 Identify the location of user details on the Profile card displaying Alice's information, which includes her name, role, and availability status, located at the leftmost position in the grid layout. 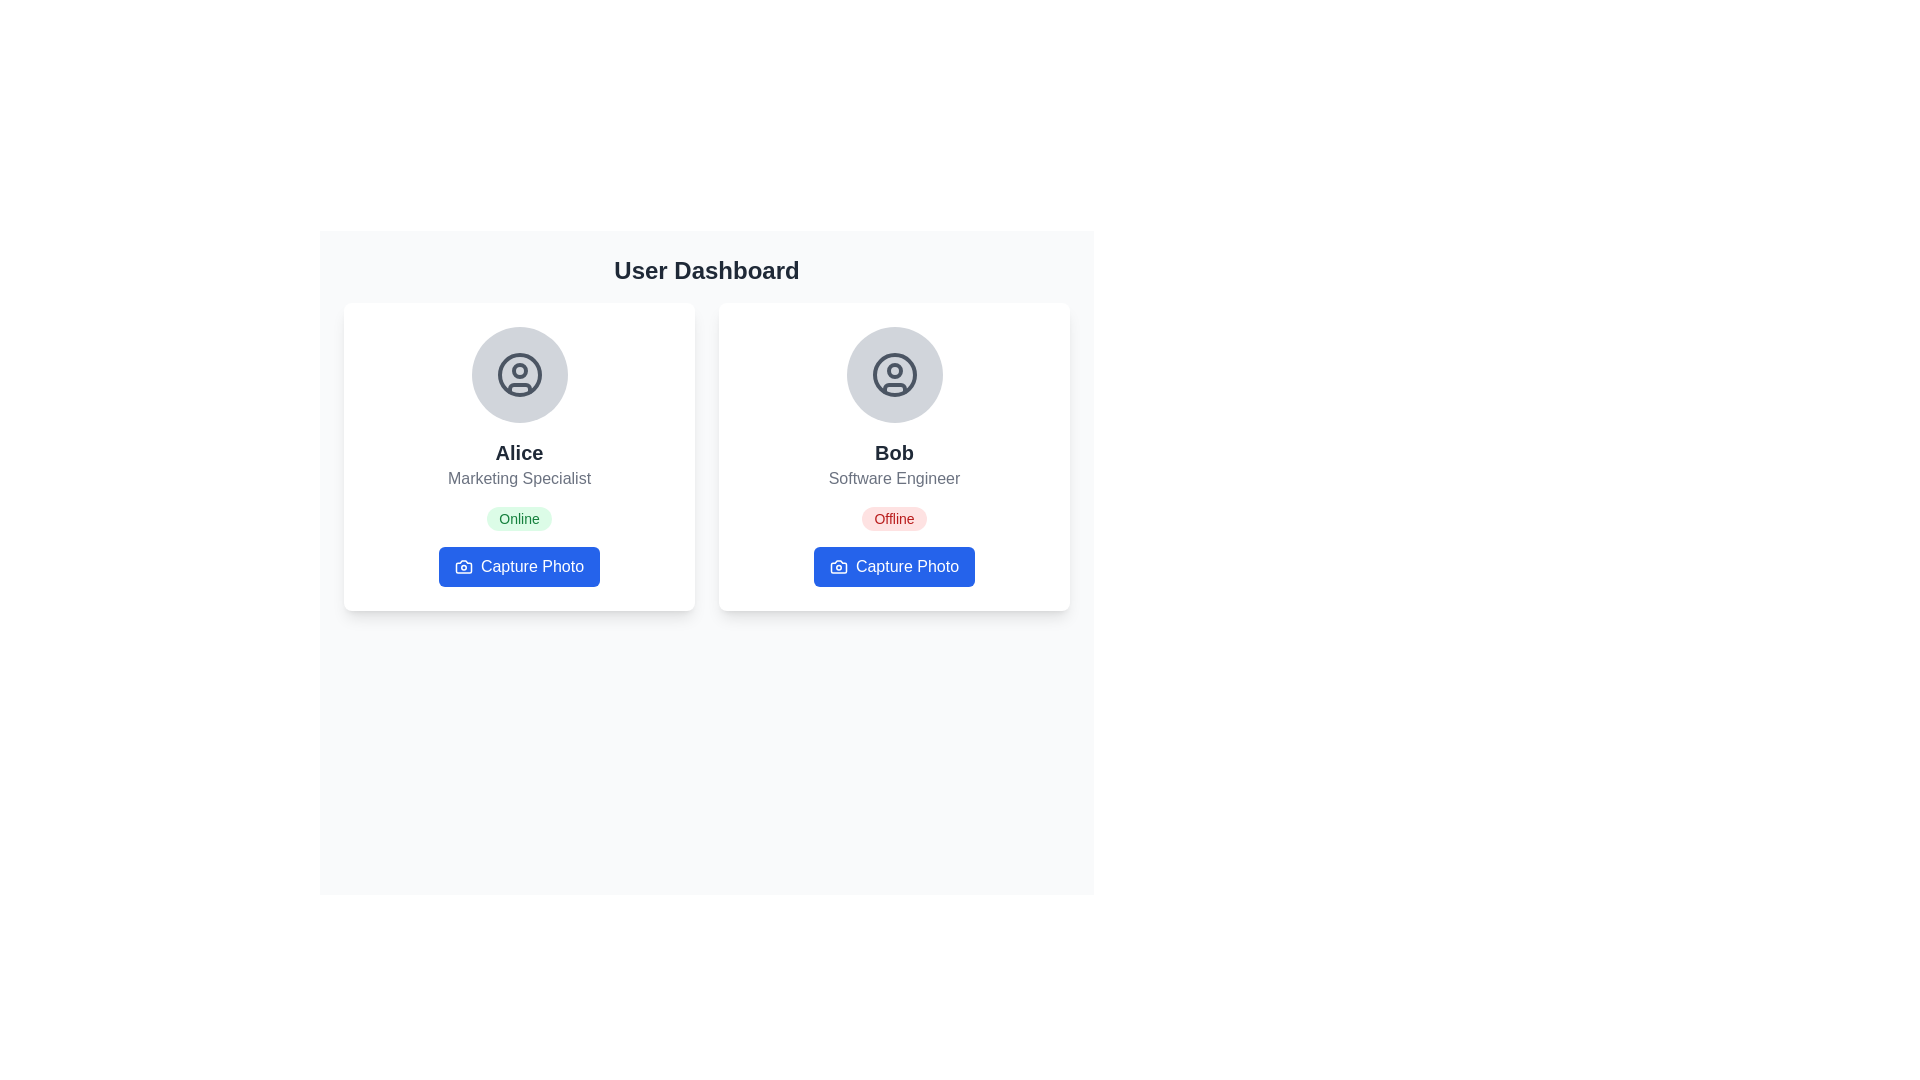
(519, 456).